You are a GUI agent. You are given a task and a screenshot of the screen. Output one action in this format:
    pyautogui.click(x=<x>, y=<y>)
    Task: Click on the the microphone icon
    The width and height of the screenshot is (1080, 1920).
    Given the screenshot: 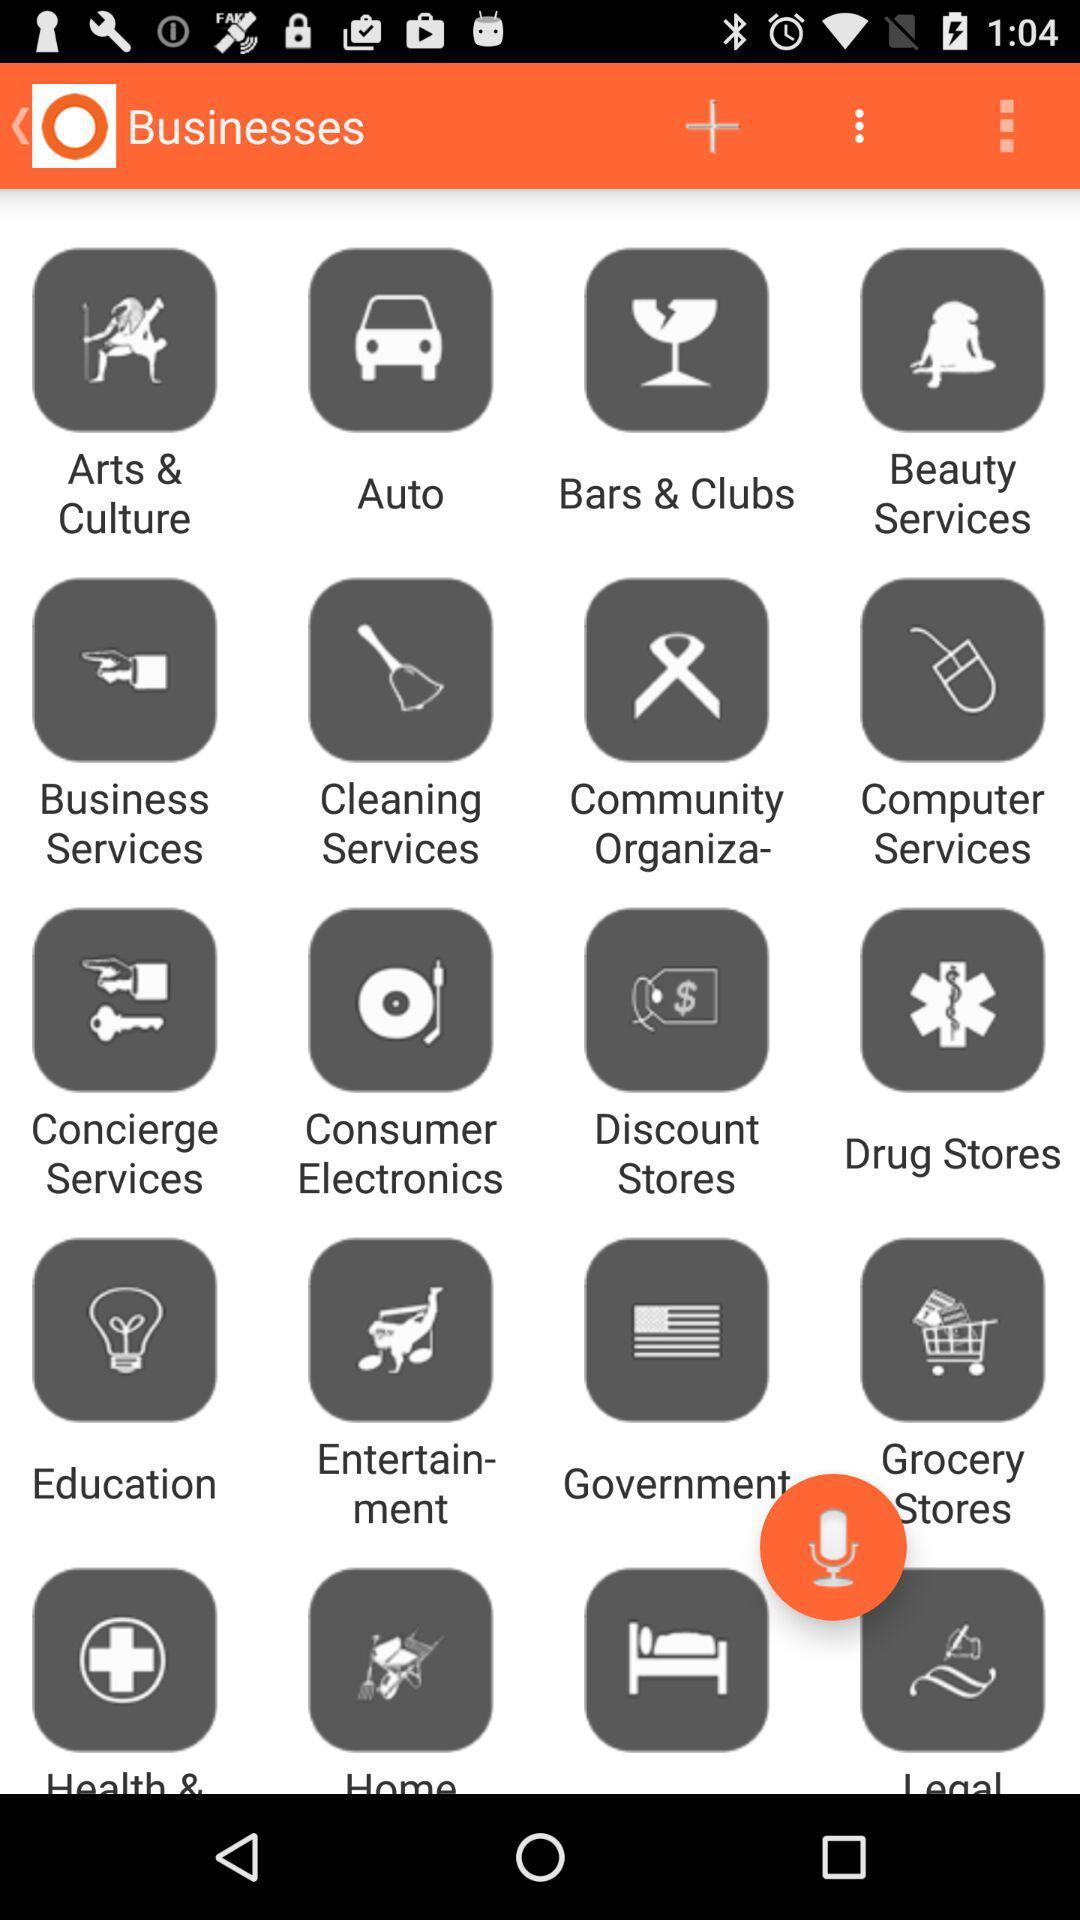 What is the action you would take?
    pyautogui.click(x=833, y=1656)
    